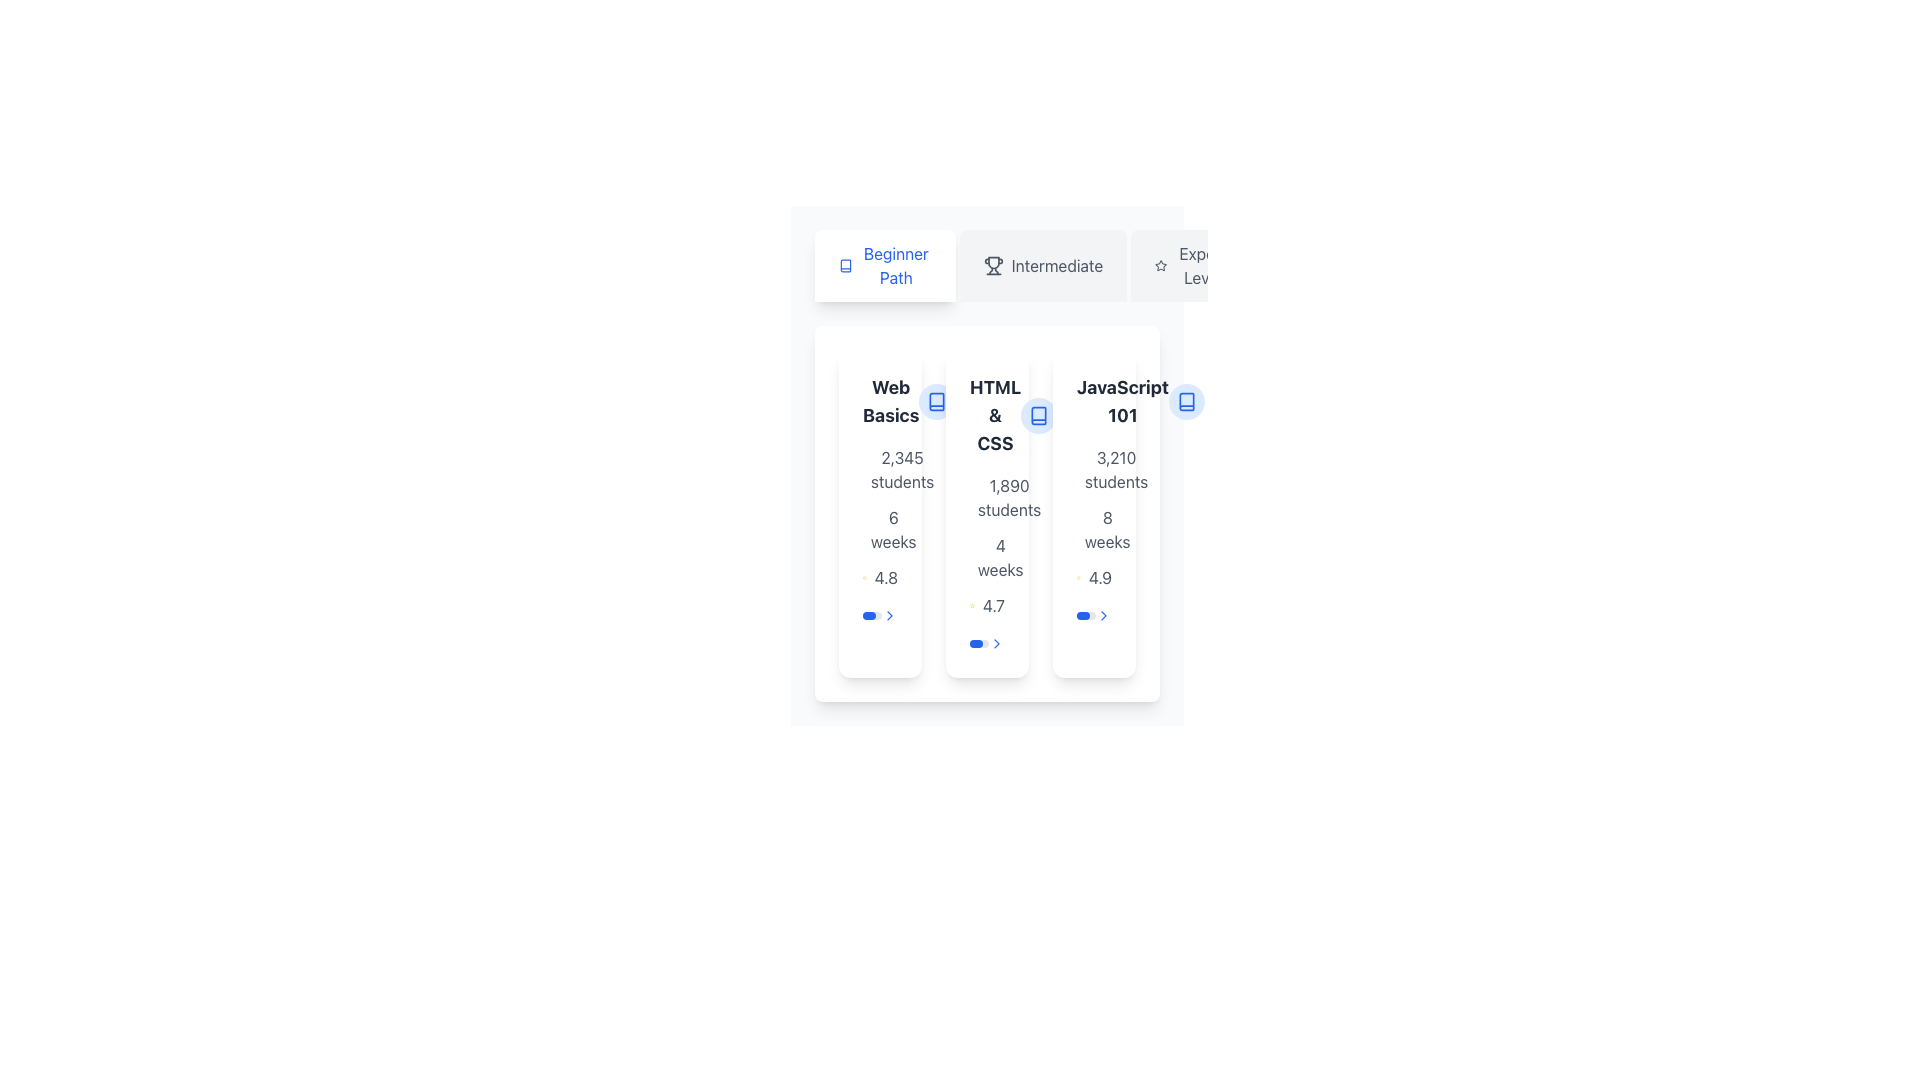  What do you see at coordinates (1093, 578) in the screenshot?
I see `the static display component that shows the rating for the 'JavaScript 101' course, located at the bottom of the card beneath the '8 weeks' text` at bounding box center [1093, 578].